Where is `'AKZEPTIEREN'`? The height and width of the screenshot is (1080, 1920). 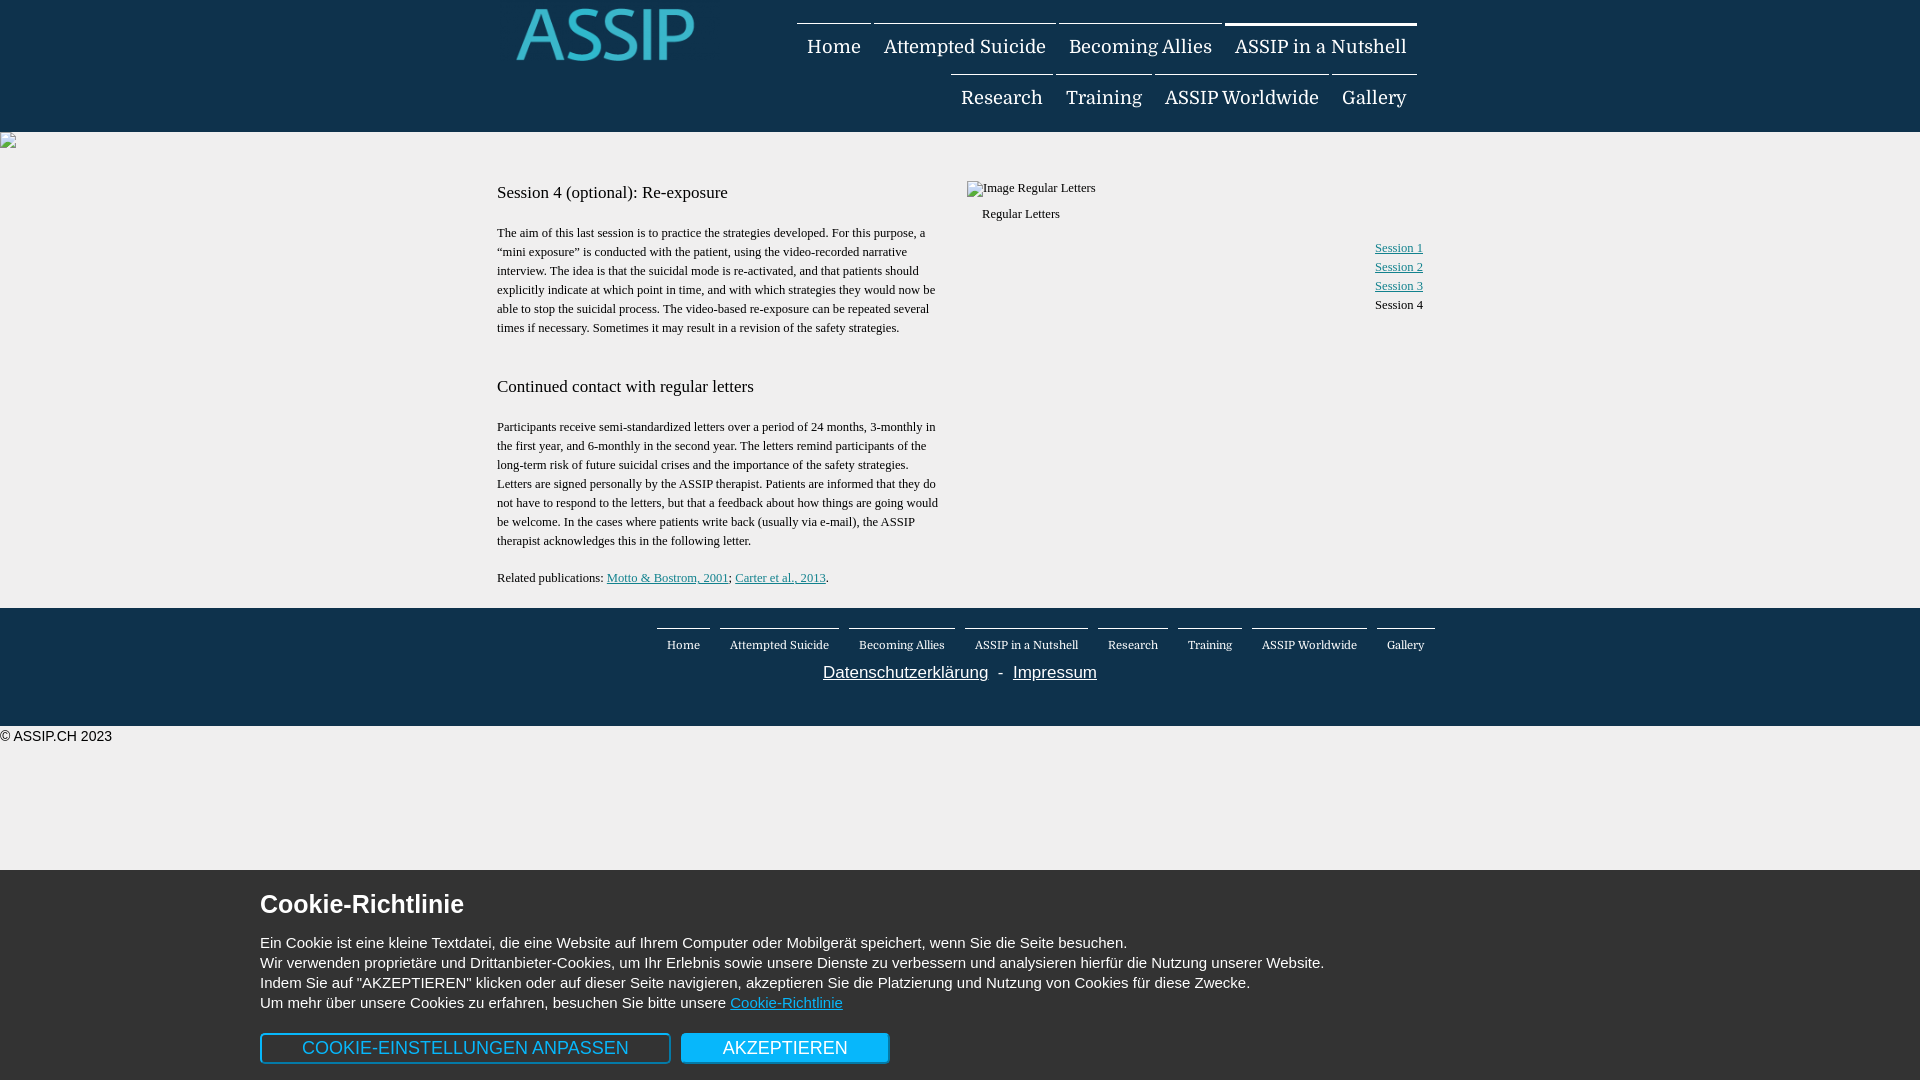 'AKZEPTIEREN' is located at coordinates (784, 1047).